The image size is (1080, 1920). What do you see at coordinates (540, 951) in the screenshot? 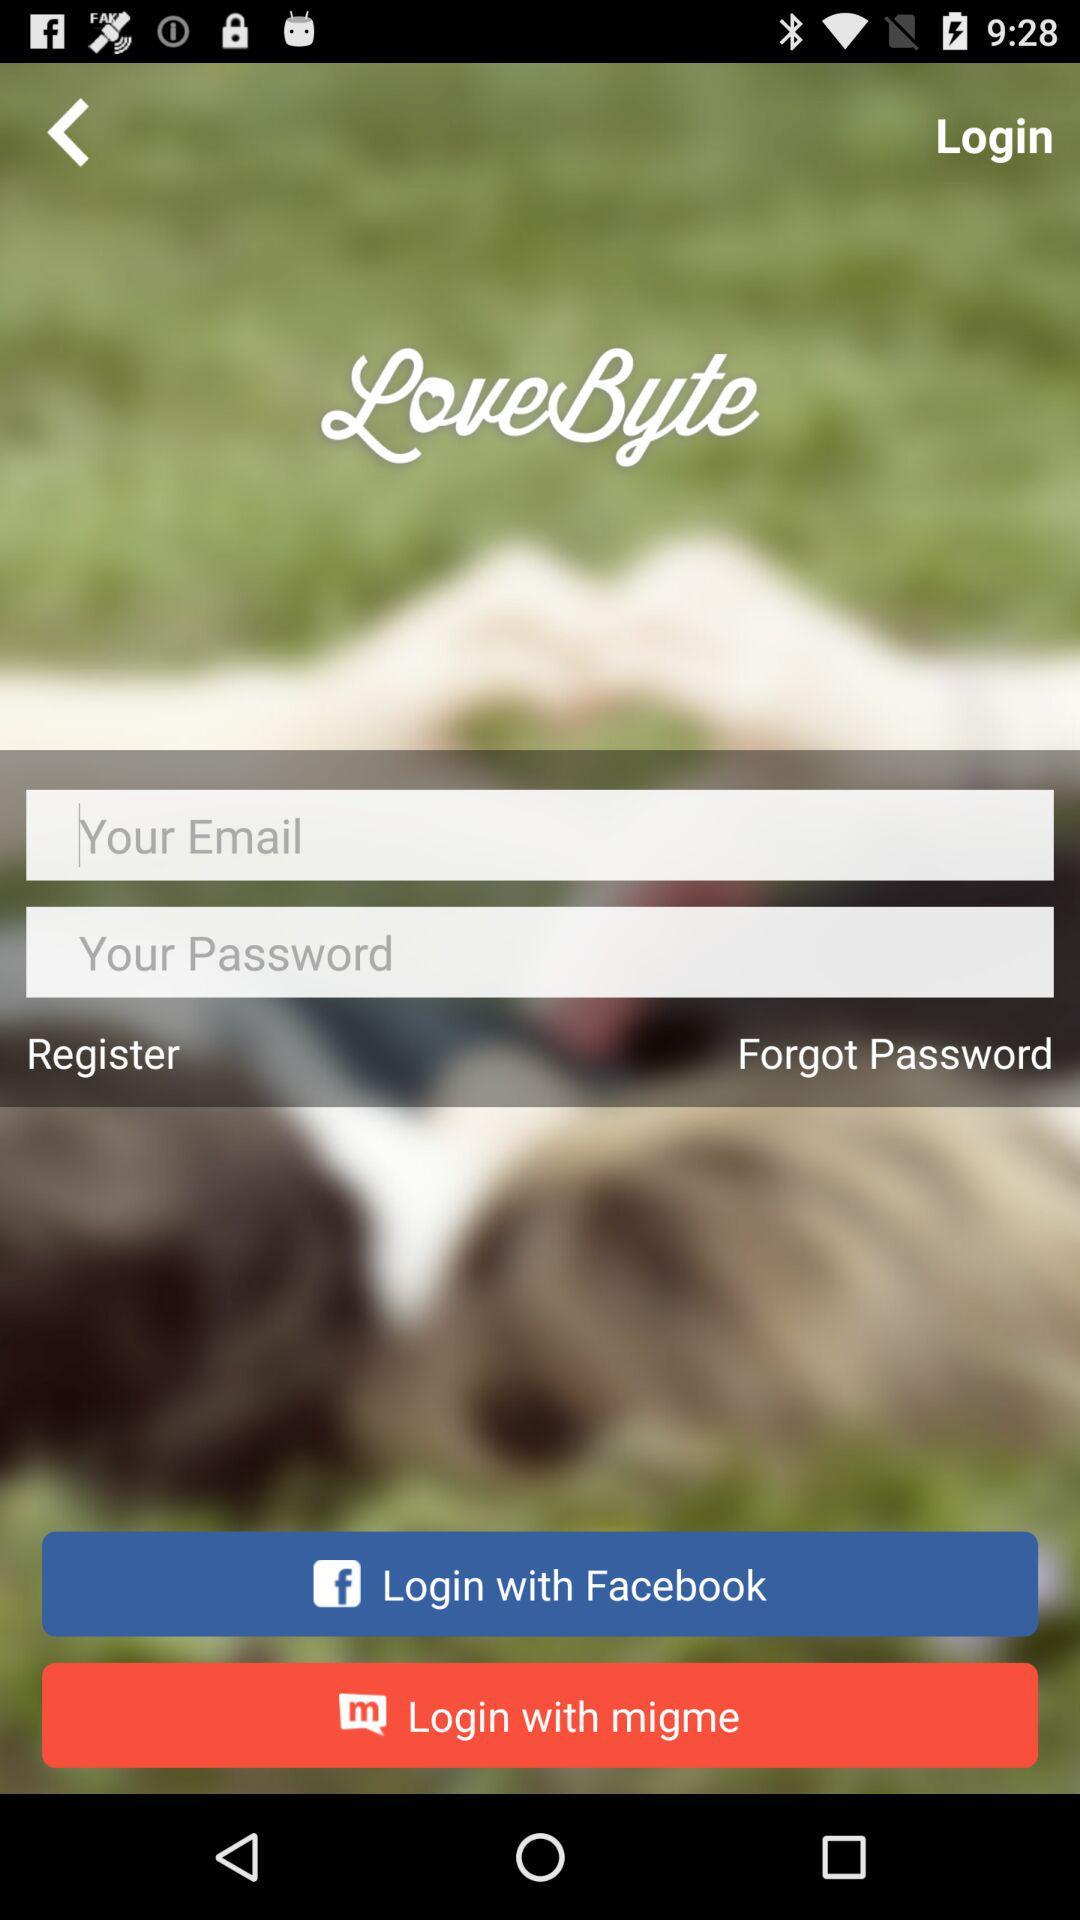
I see `input password` at bounding box center [540, 951].